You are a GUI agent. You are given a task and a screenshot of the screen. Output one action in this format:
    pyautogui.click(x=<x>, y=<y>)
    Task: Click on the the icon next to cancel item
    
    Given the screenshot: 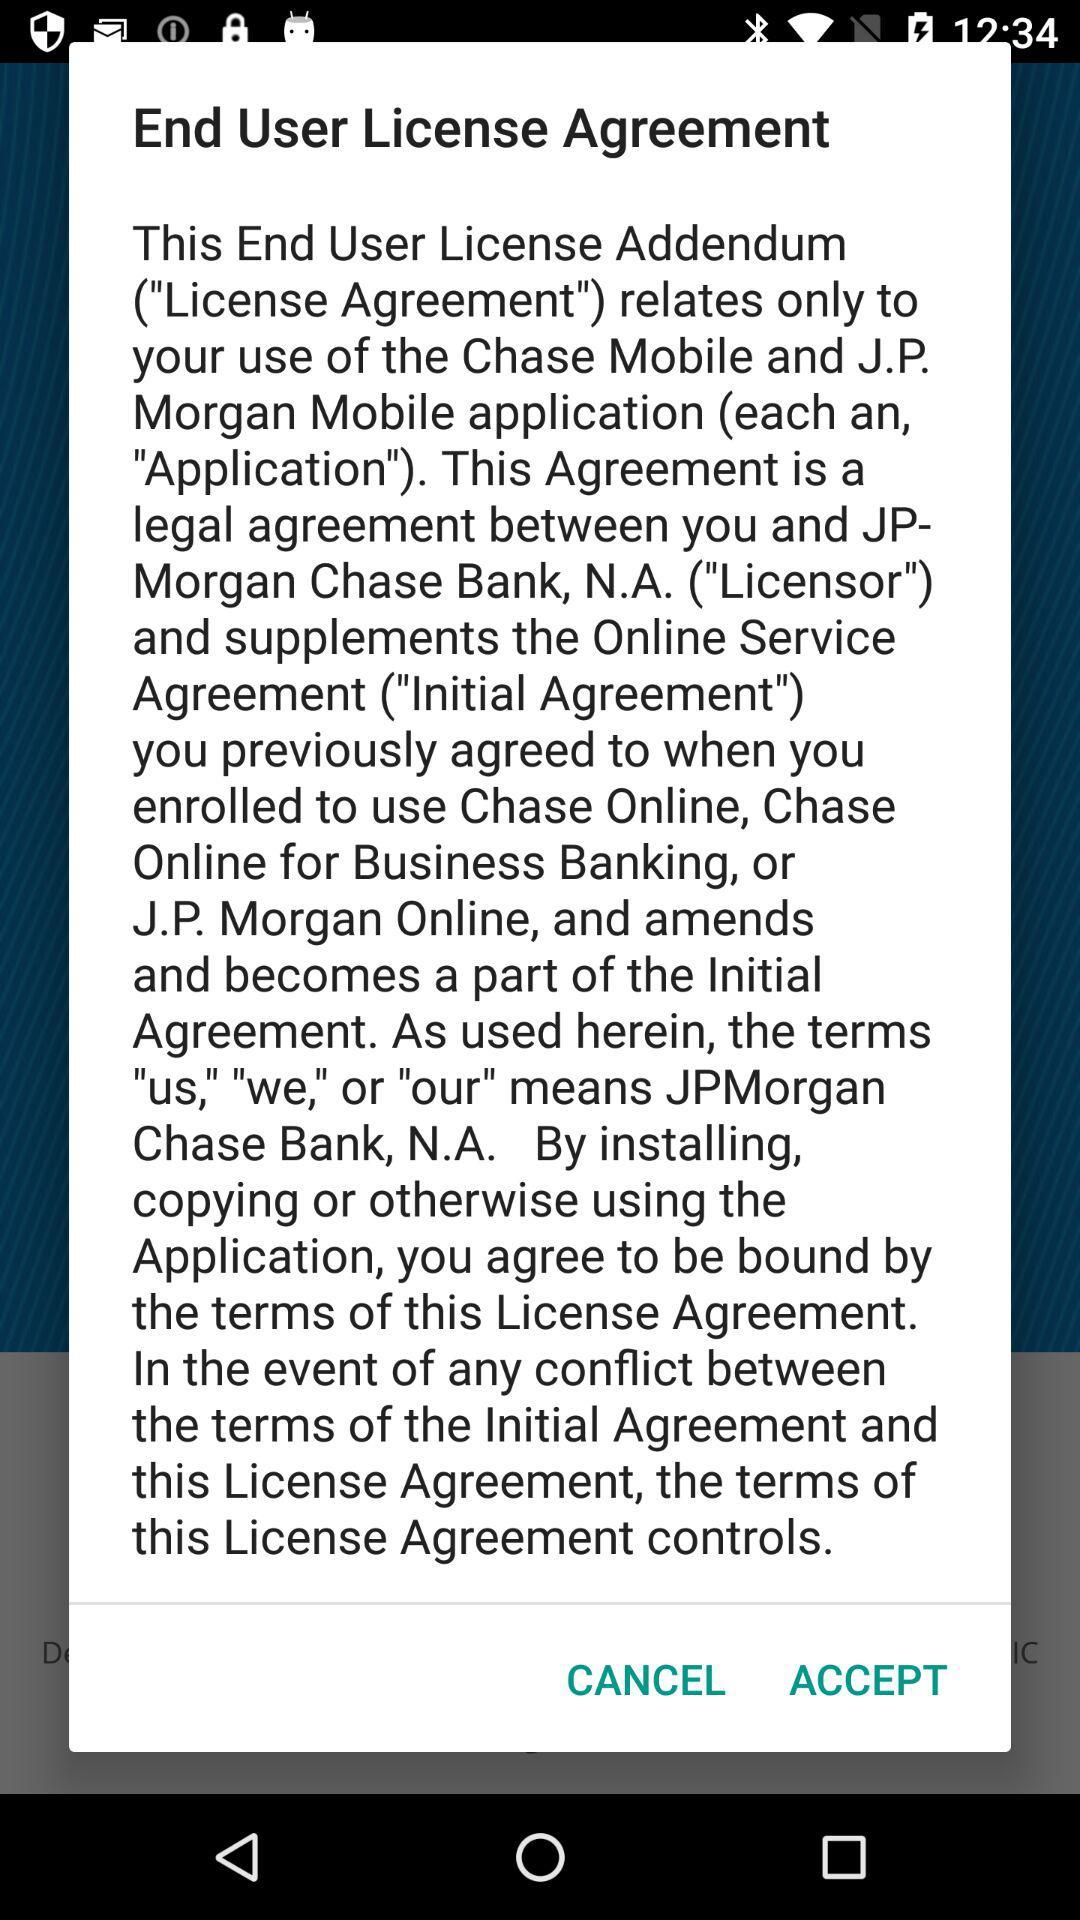 What is the action you would take?
    pyautogui.click(x=867, y=1678)
    